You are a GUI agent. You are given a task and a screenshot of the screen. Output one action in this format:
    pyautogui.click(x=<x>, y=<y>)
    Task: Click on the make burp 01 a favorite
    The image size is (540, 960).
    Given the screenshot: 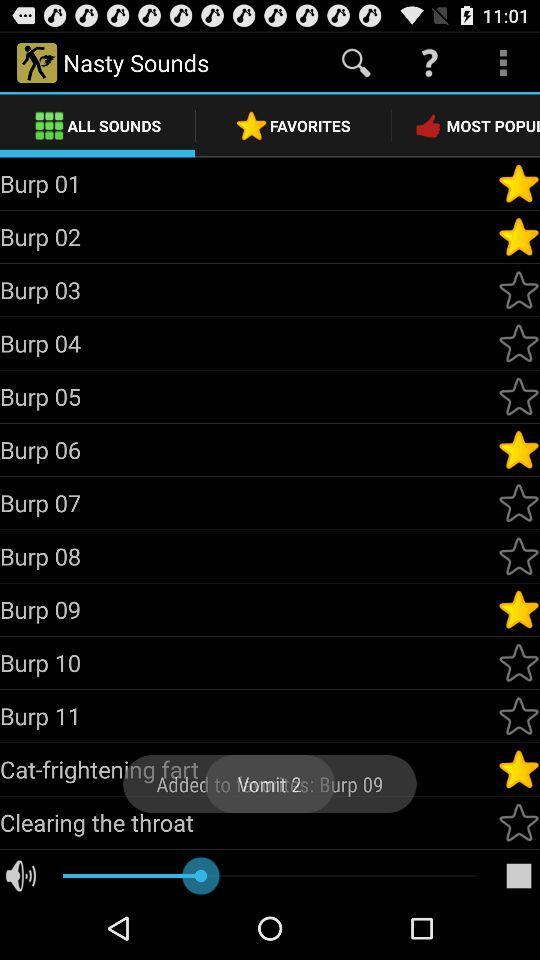 What is the action you would take?
    pyautogui.click(x=518, y=183)
    